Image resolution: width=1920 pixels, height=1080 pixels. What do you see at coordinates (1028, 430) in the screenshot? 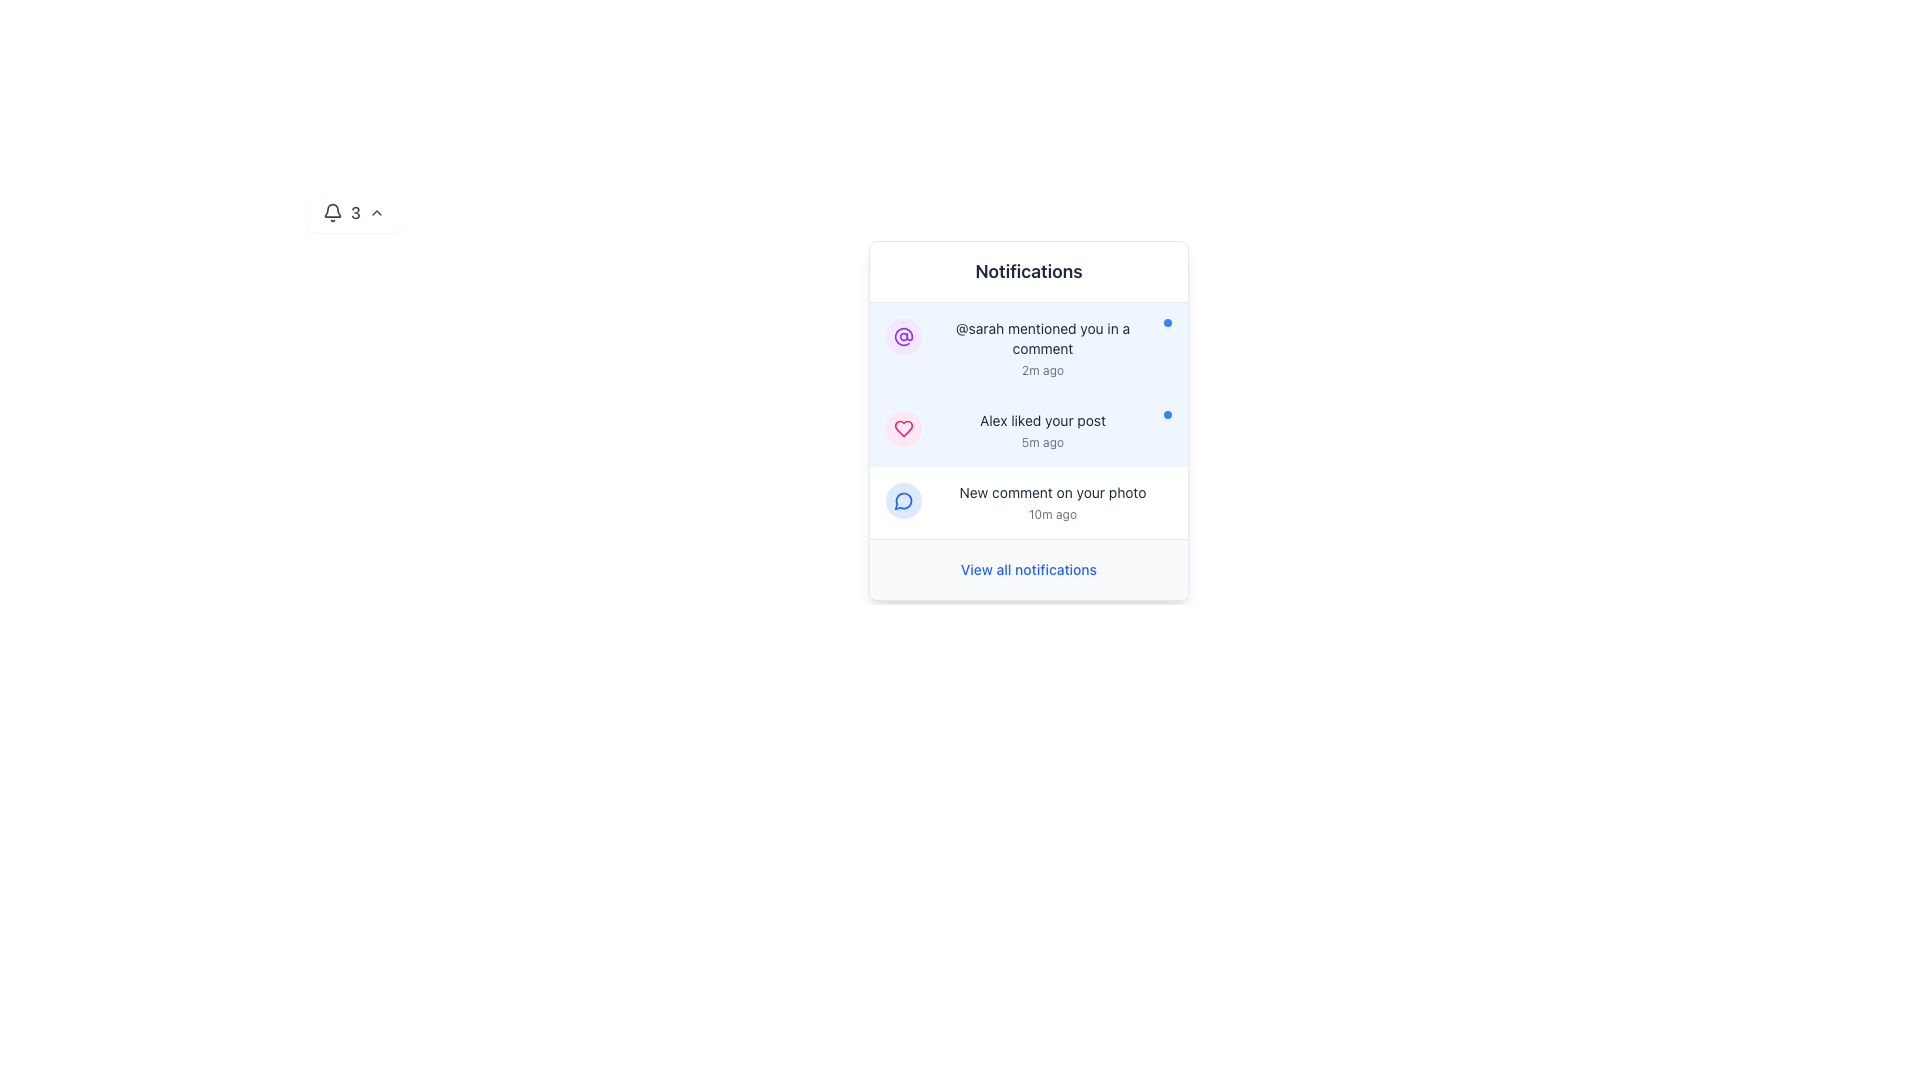
I see `the second notification in the notifications panel indicating that user Alex liked the recipient's post, which is visually marked with a blue dot for unread status` at bounding box center [1028, 430].